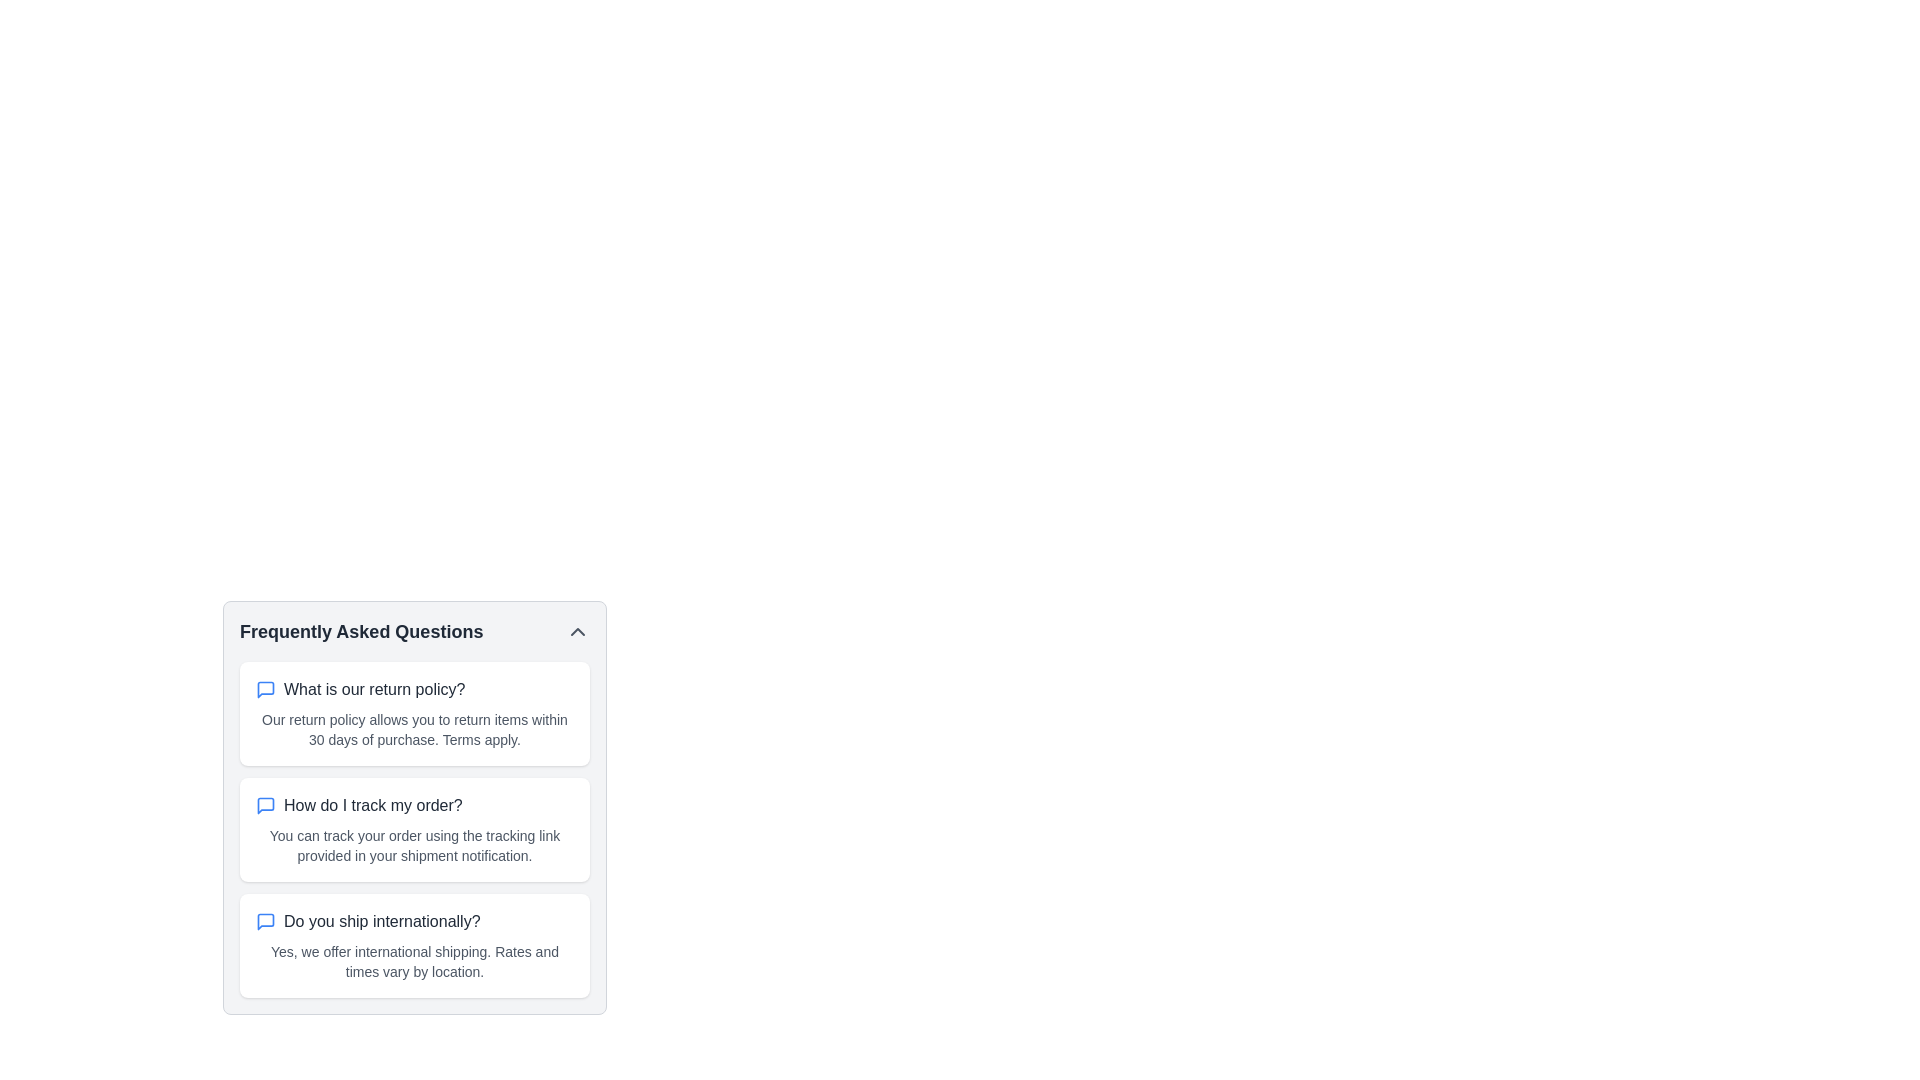 The height and width of the screenshot is (1080, 1920). Describe the element at coordinates (374, 689) in the screenshot. I see `the text label that serves as a heading for the FAQ item, located to the right of a blue speech bubble icon` at that location.